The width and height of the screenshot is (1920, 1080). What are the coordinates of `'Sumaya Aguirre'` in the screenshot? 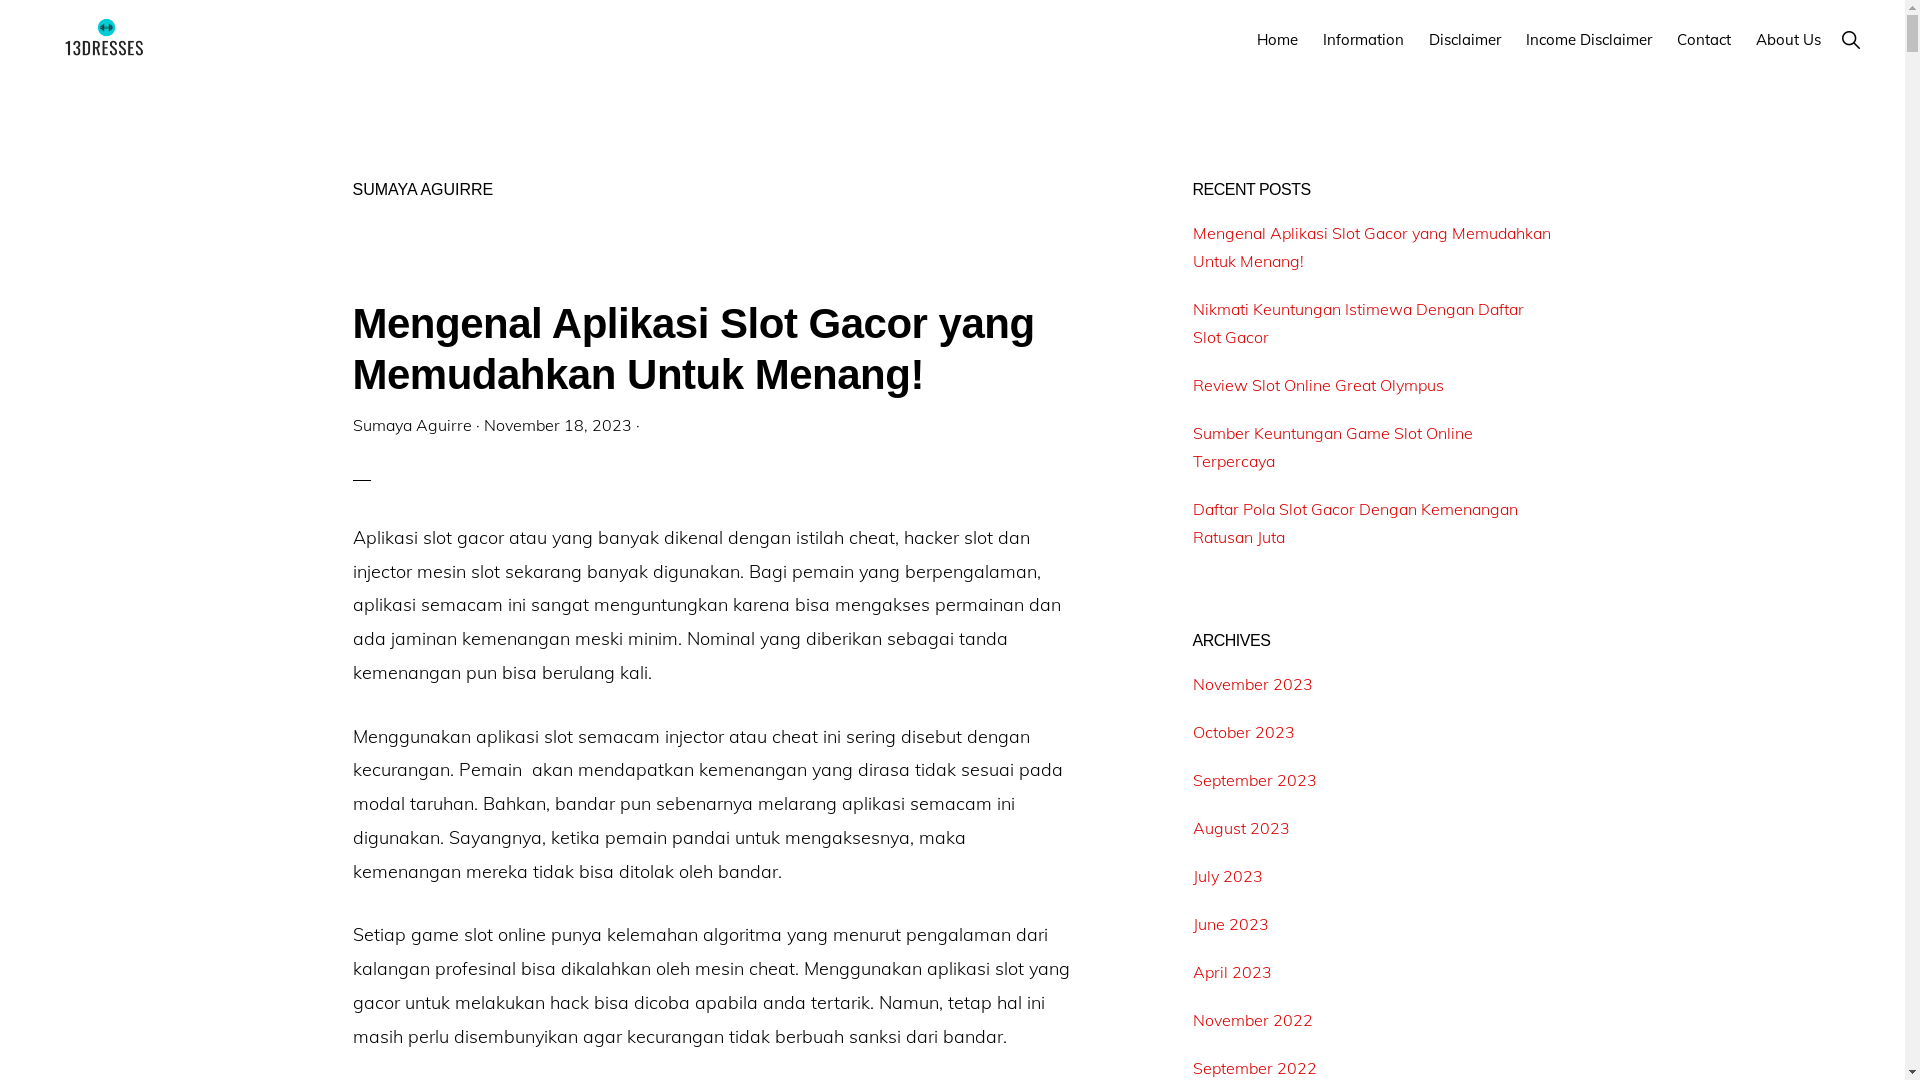 It's located at (351, 423).